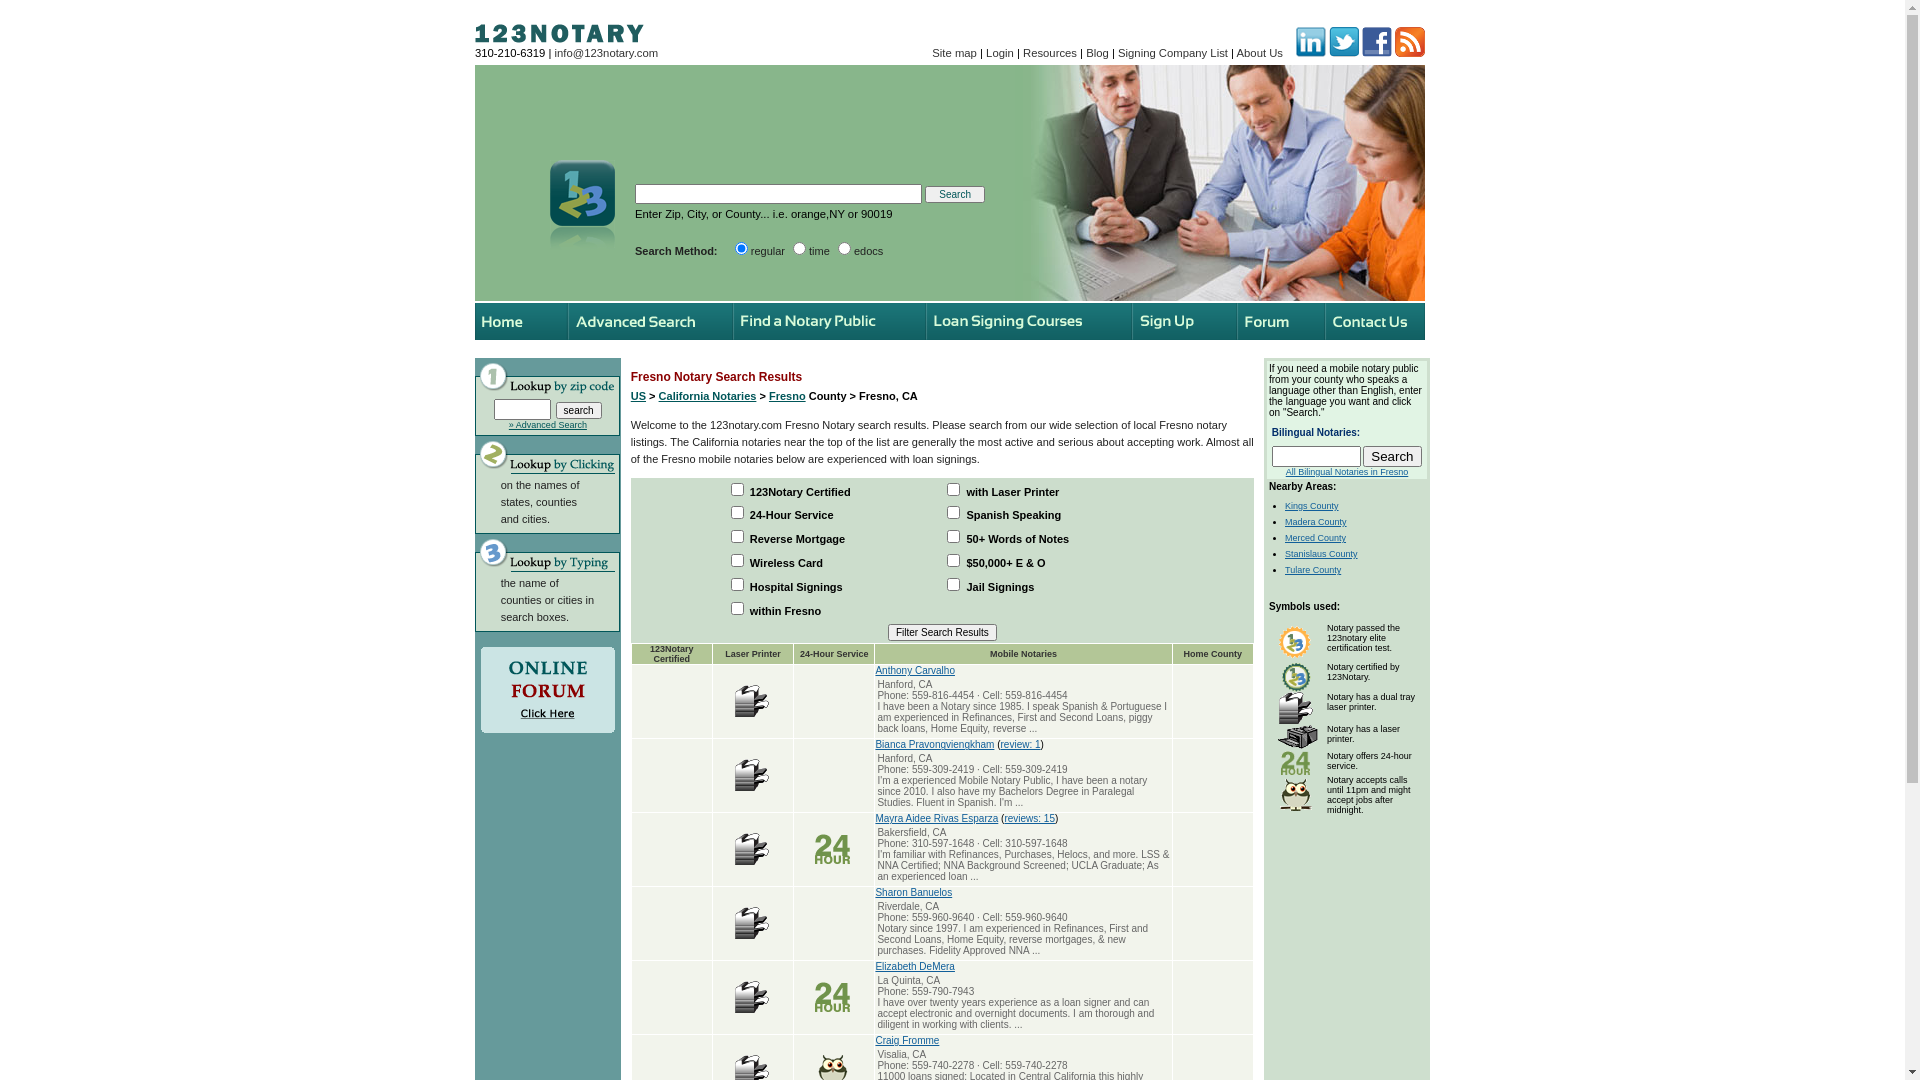 The image size is (1920, 1080). What do you see at coordinates (1258, 52) in the screenshot?
I see `'About Us'` at bounding box center [1258, 52].